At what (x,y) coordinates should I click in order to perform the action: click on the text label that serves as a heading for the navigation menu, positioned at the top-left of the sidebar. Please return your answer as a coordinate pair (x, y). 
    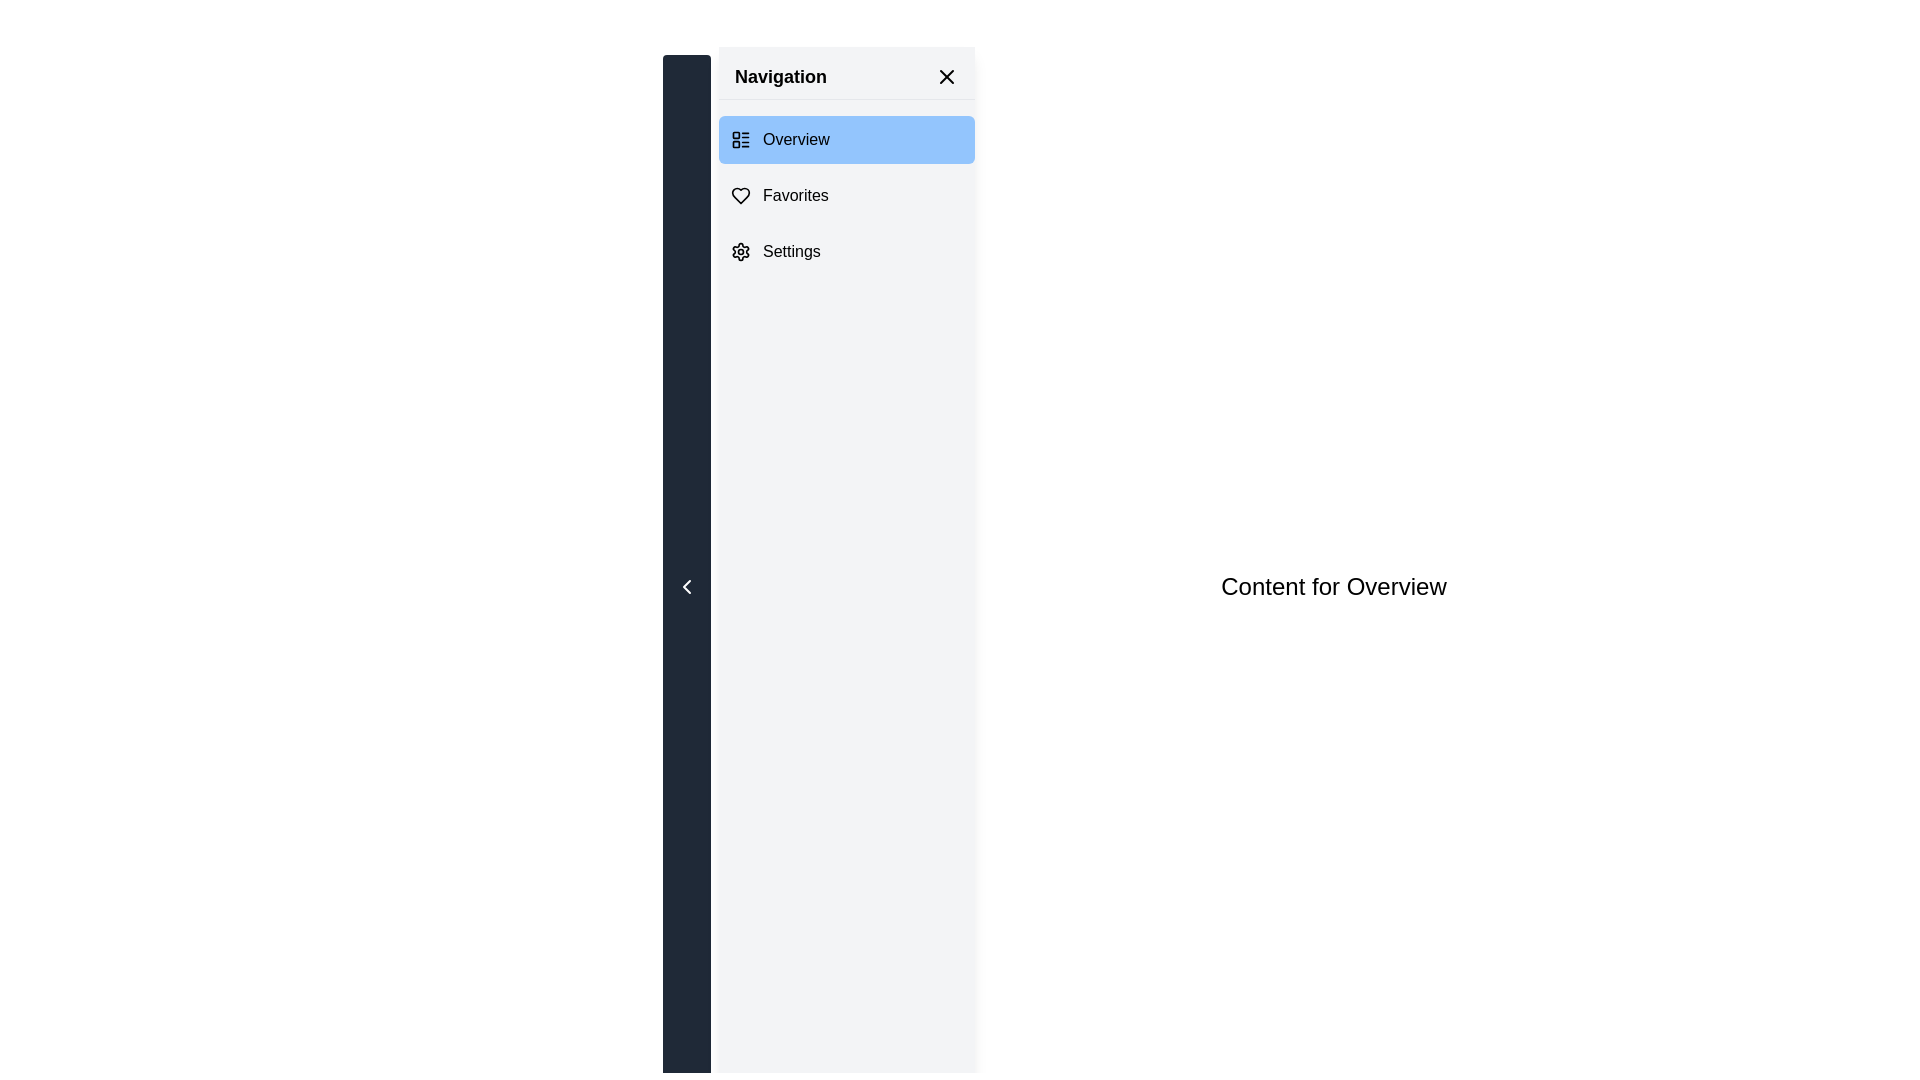
    Looking at the image, I should click on (780, 76).